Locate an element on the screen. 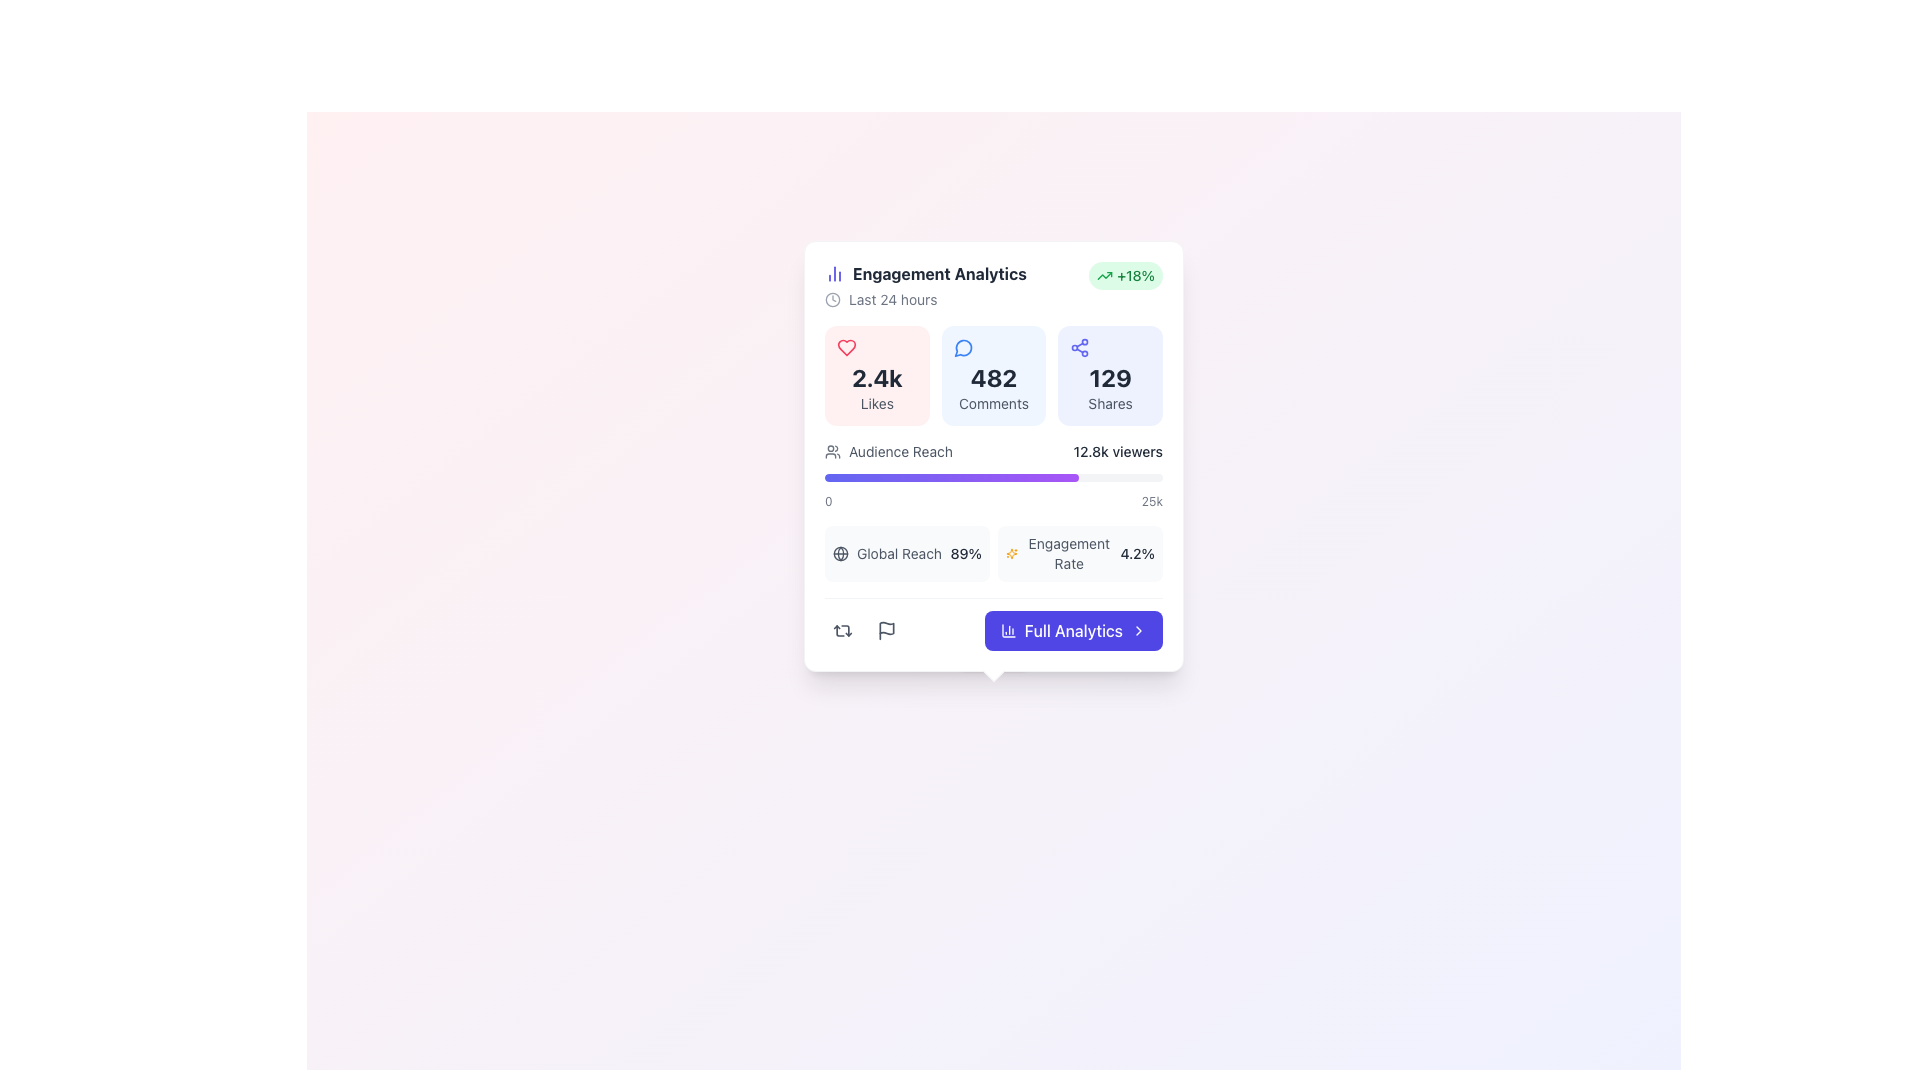  the heart icon styled in rose color, which represents likes information, located to the left of the text '2.4k Likes' is located at coordinates (973, 651).